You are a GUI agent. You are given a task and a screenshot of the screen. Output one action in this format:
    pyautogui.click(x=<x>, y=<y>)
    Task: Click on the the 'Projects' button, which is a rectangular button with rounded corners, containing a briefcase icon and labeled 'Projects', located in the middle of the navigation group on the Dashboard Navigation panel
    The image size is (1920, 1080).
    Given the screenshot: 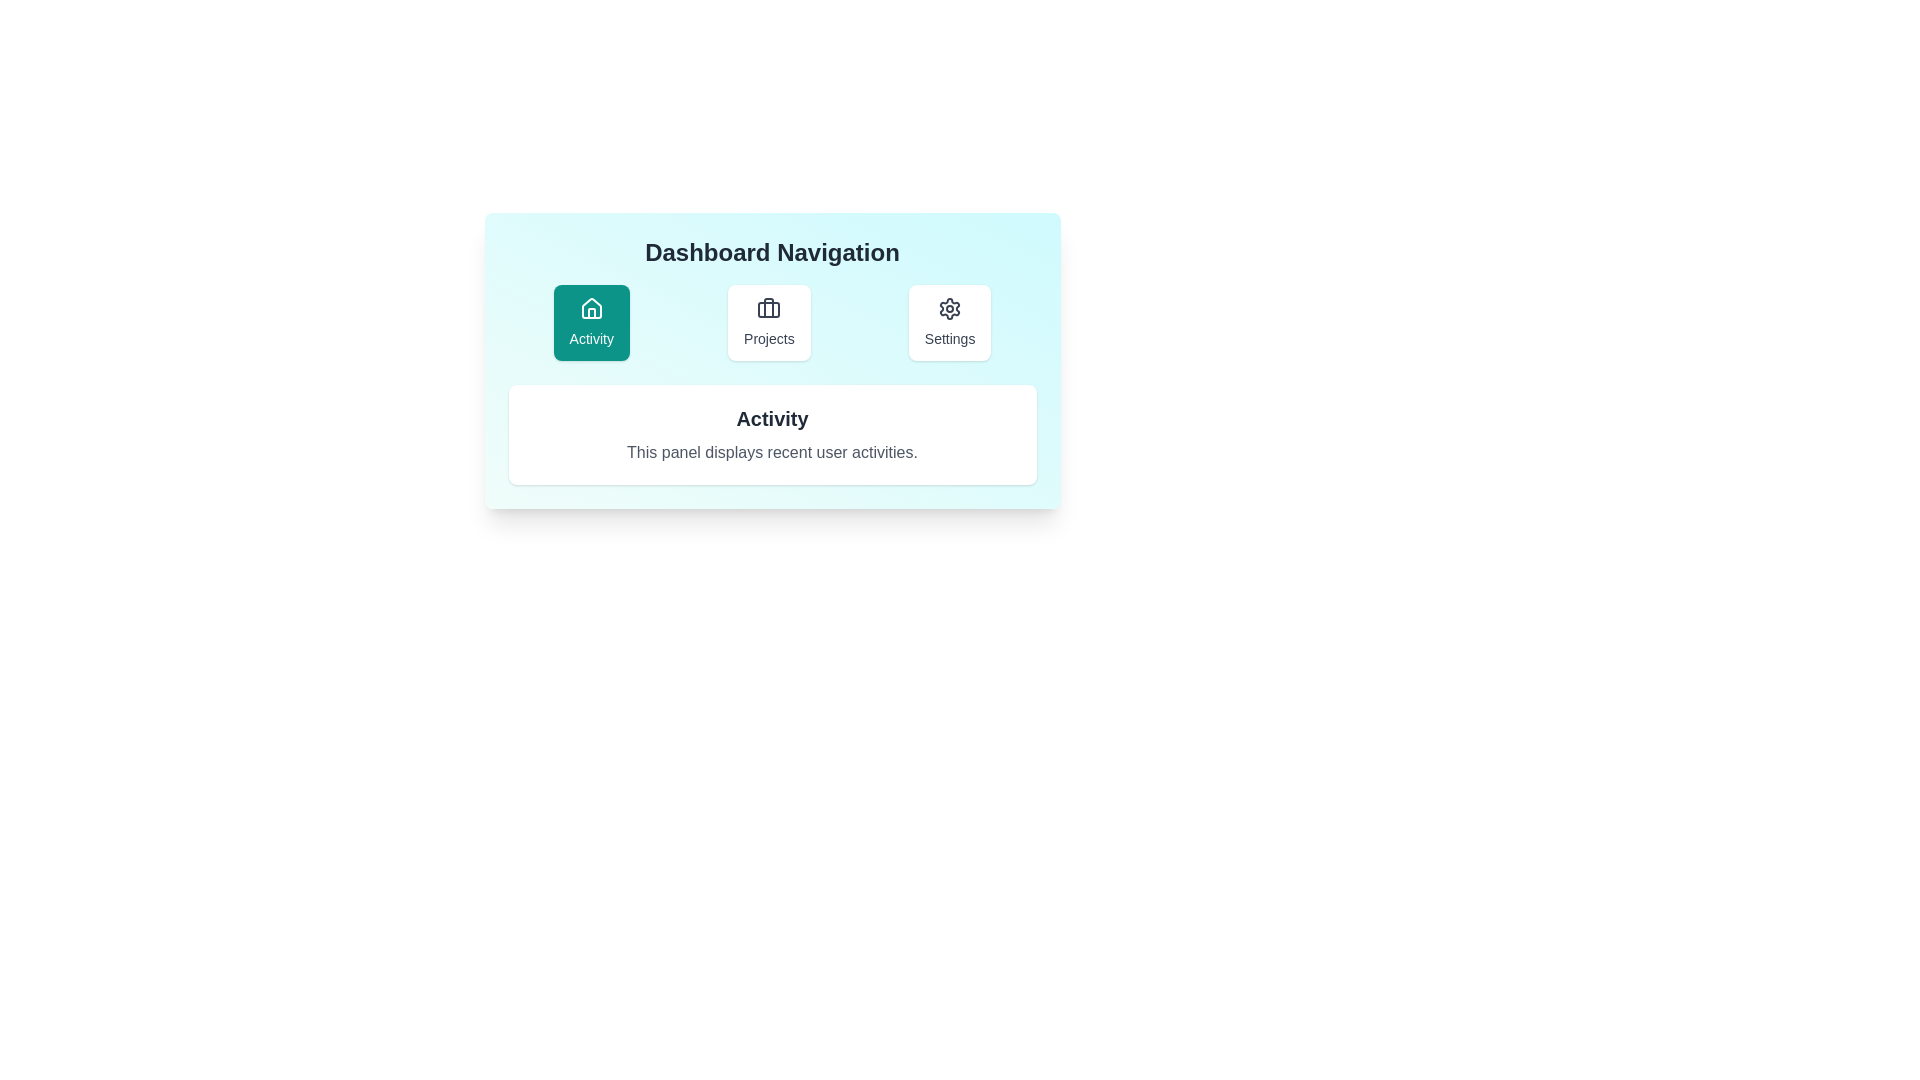 What is the action you would take?
    pyautogui.click(x=768, y=322)
    